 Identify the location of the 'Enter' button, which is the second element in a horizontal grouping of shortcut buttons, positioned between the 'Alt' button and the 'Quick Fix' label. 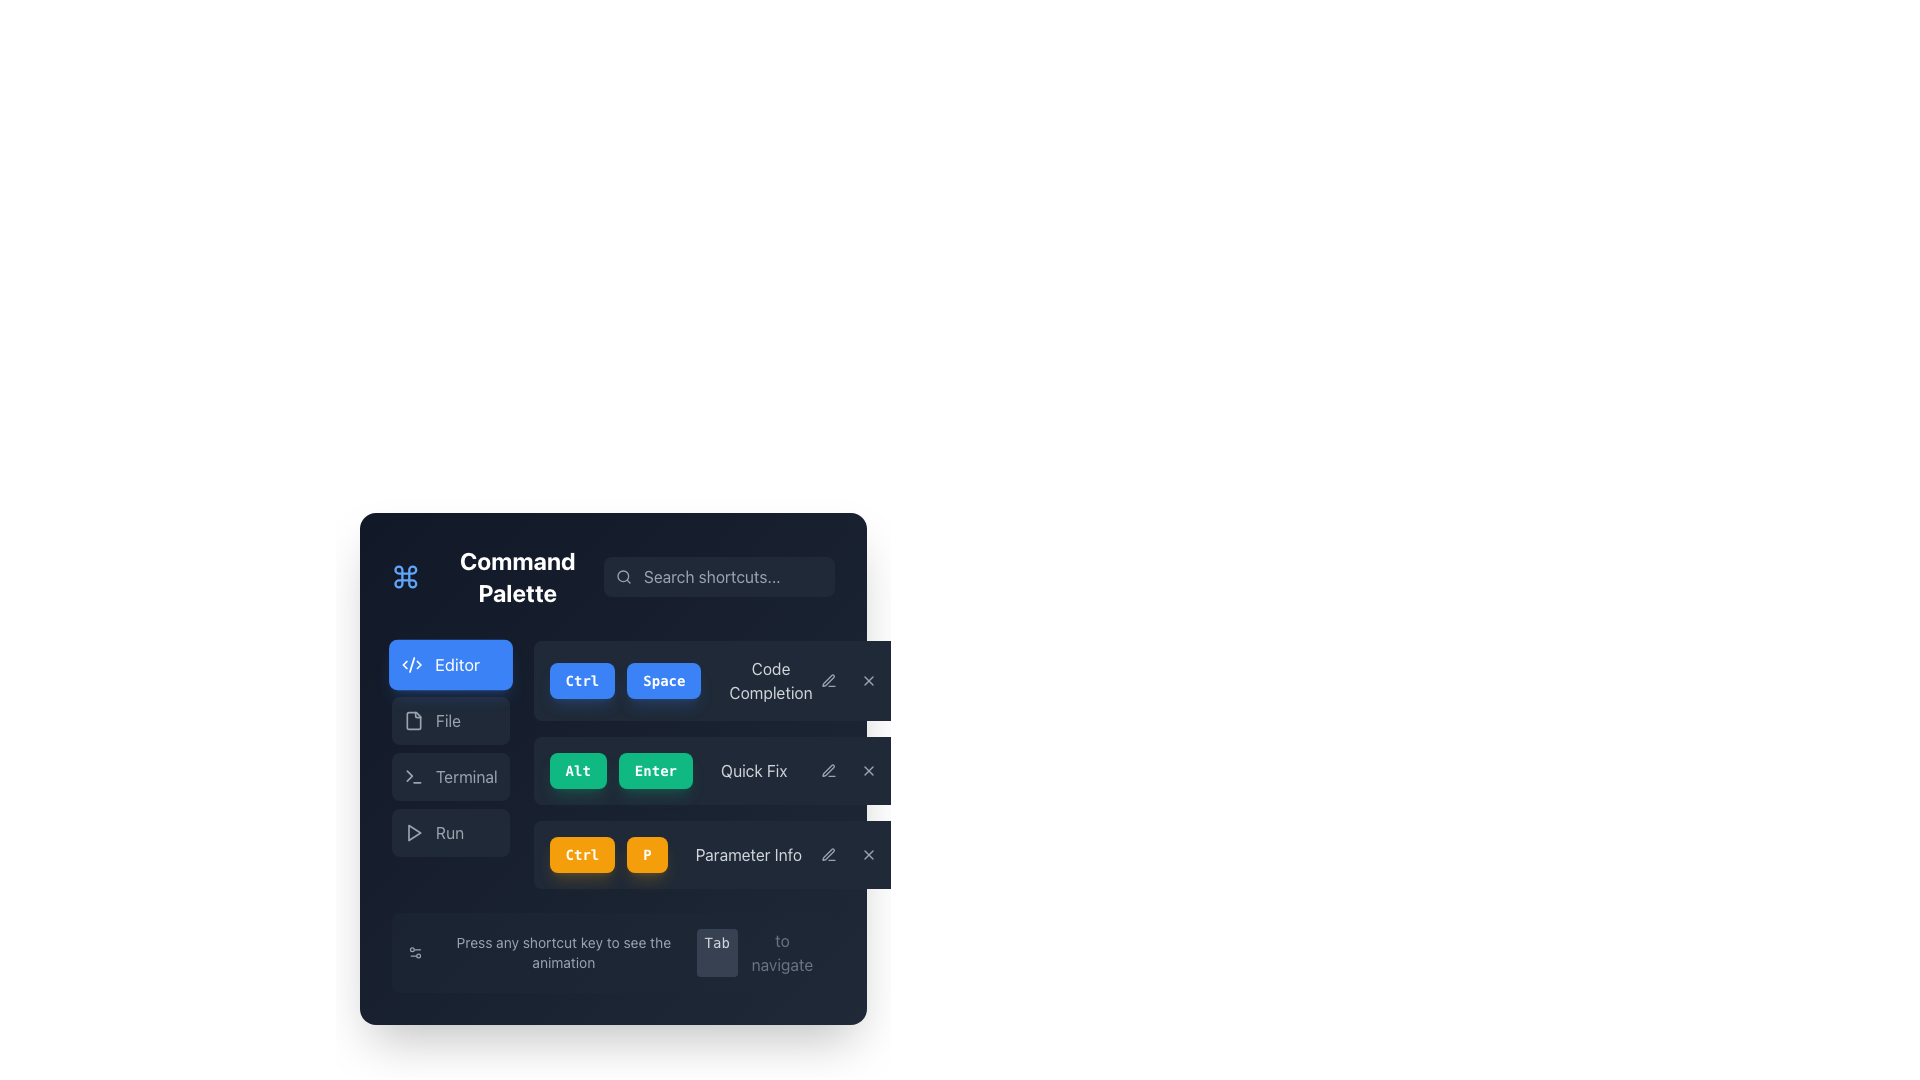
(655, 770).